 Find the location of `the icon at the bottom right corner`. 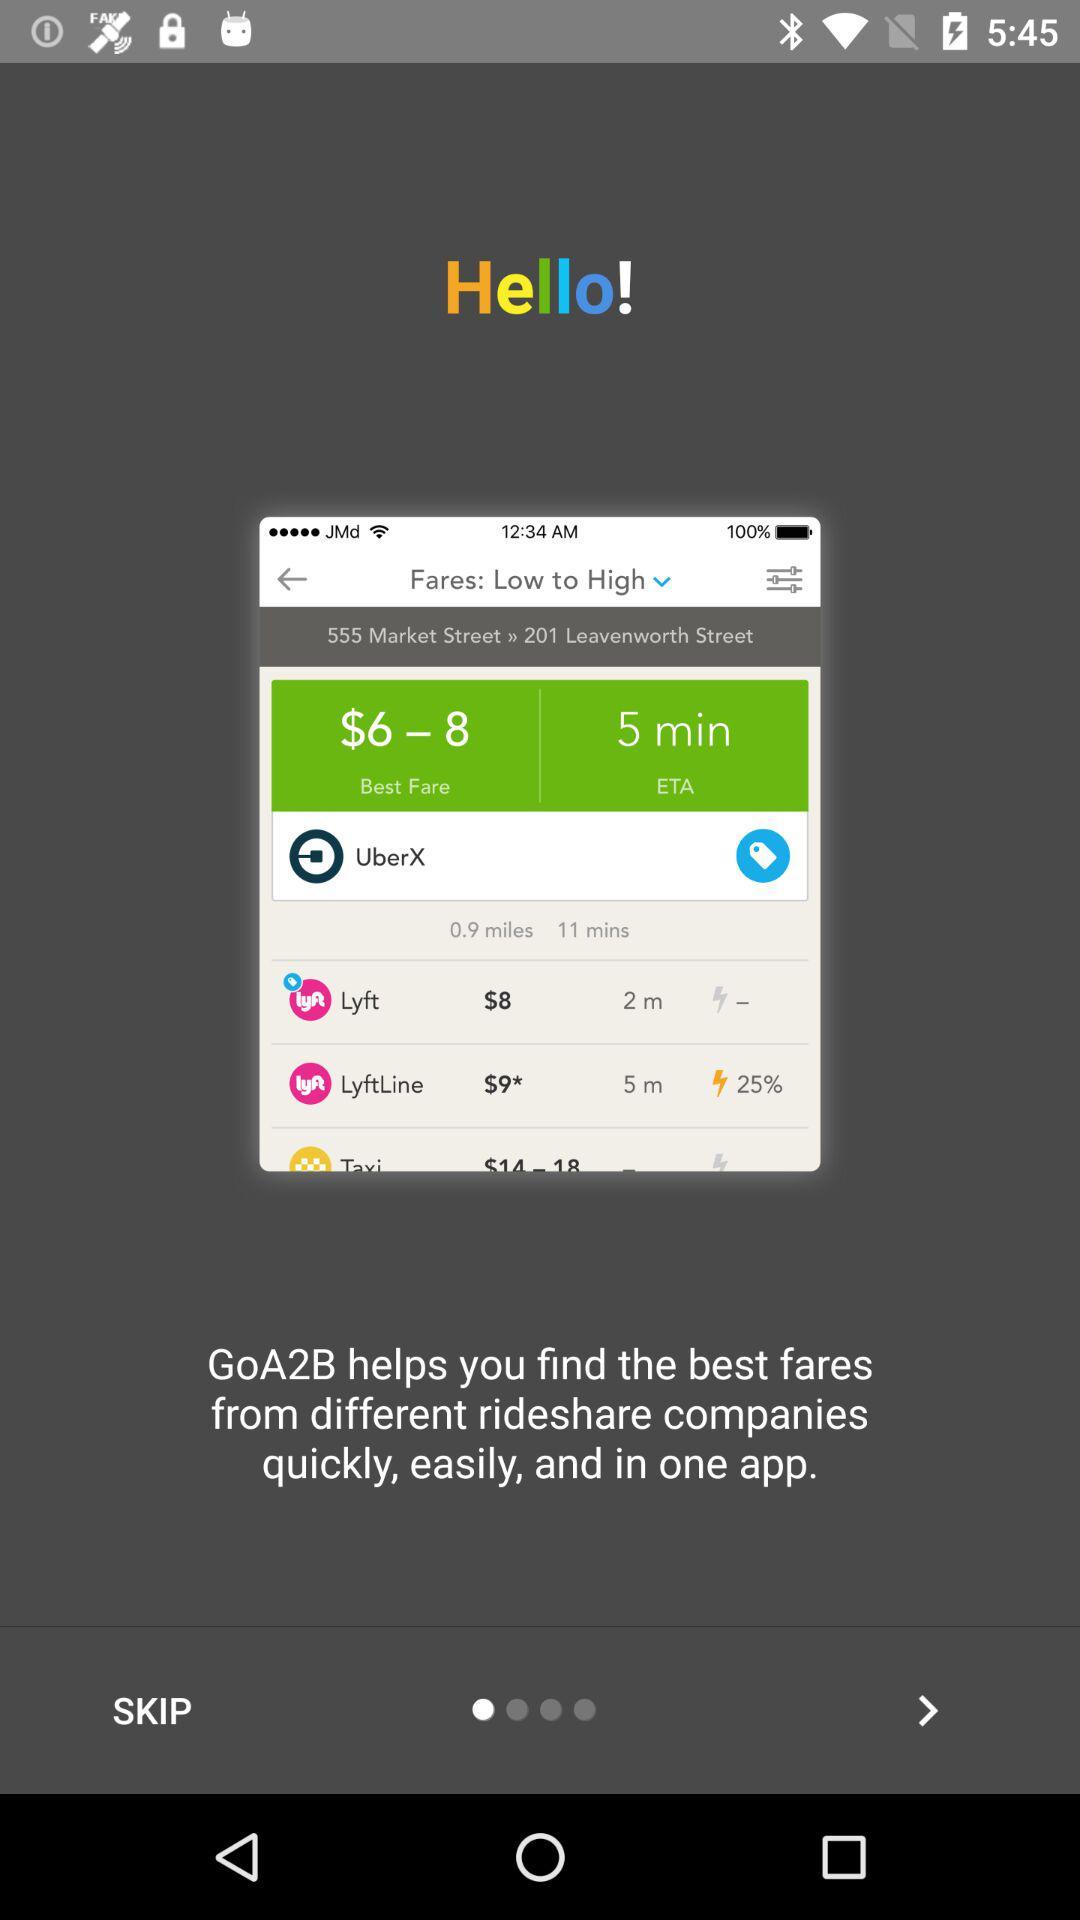

the icon at the bottom right corner is located at coordinates (927, 1709).